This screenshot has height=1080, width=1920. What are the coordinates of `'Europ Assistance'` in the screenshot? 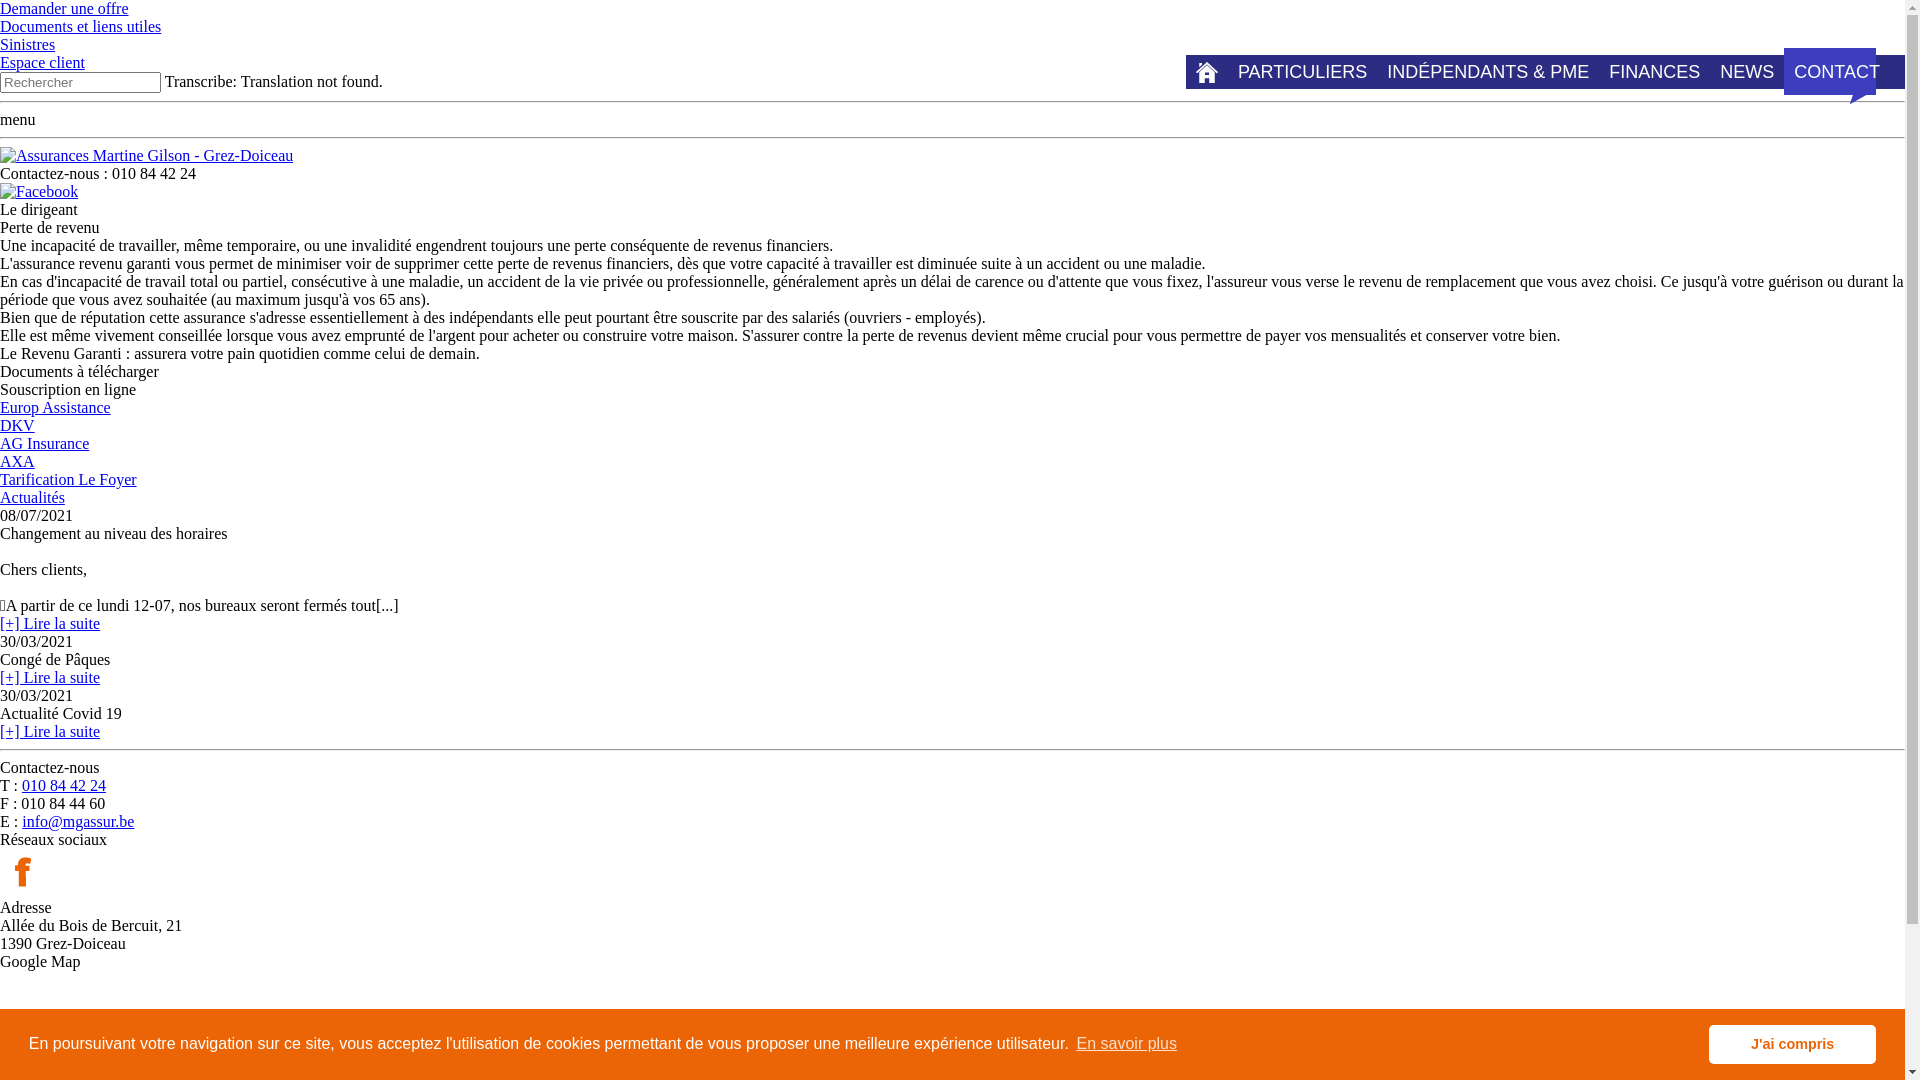 It's located at (55, 406).